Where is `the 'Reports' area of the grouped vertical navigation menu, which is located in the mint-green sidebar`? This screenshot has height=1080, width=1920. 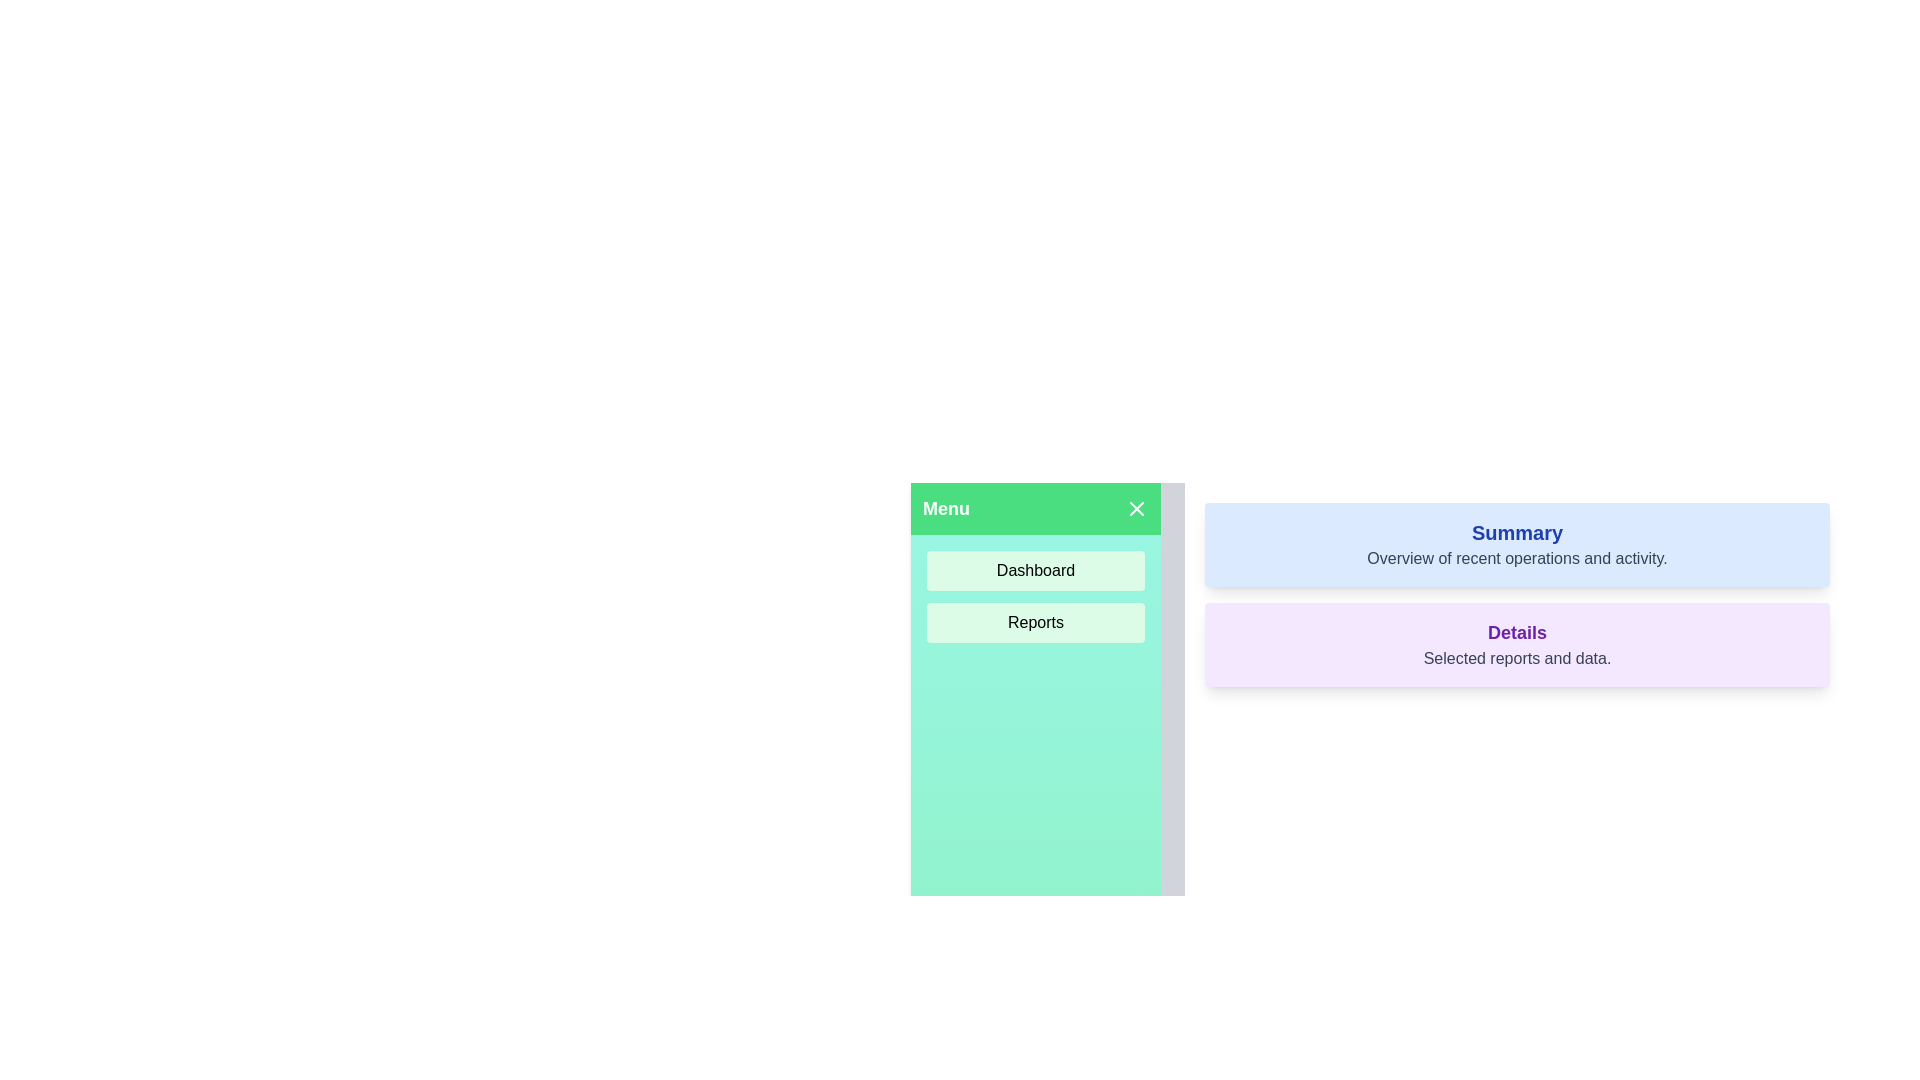 the 'Reports' area of the grouped vertical navigation menu, which is located in the mint-green sidebar is located at coordinates (1036, 596).